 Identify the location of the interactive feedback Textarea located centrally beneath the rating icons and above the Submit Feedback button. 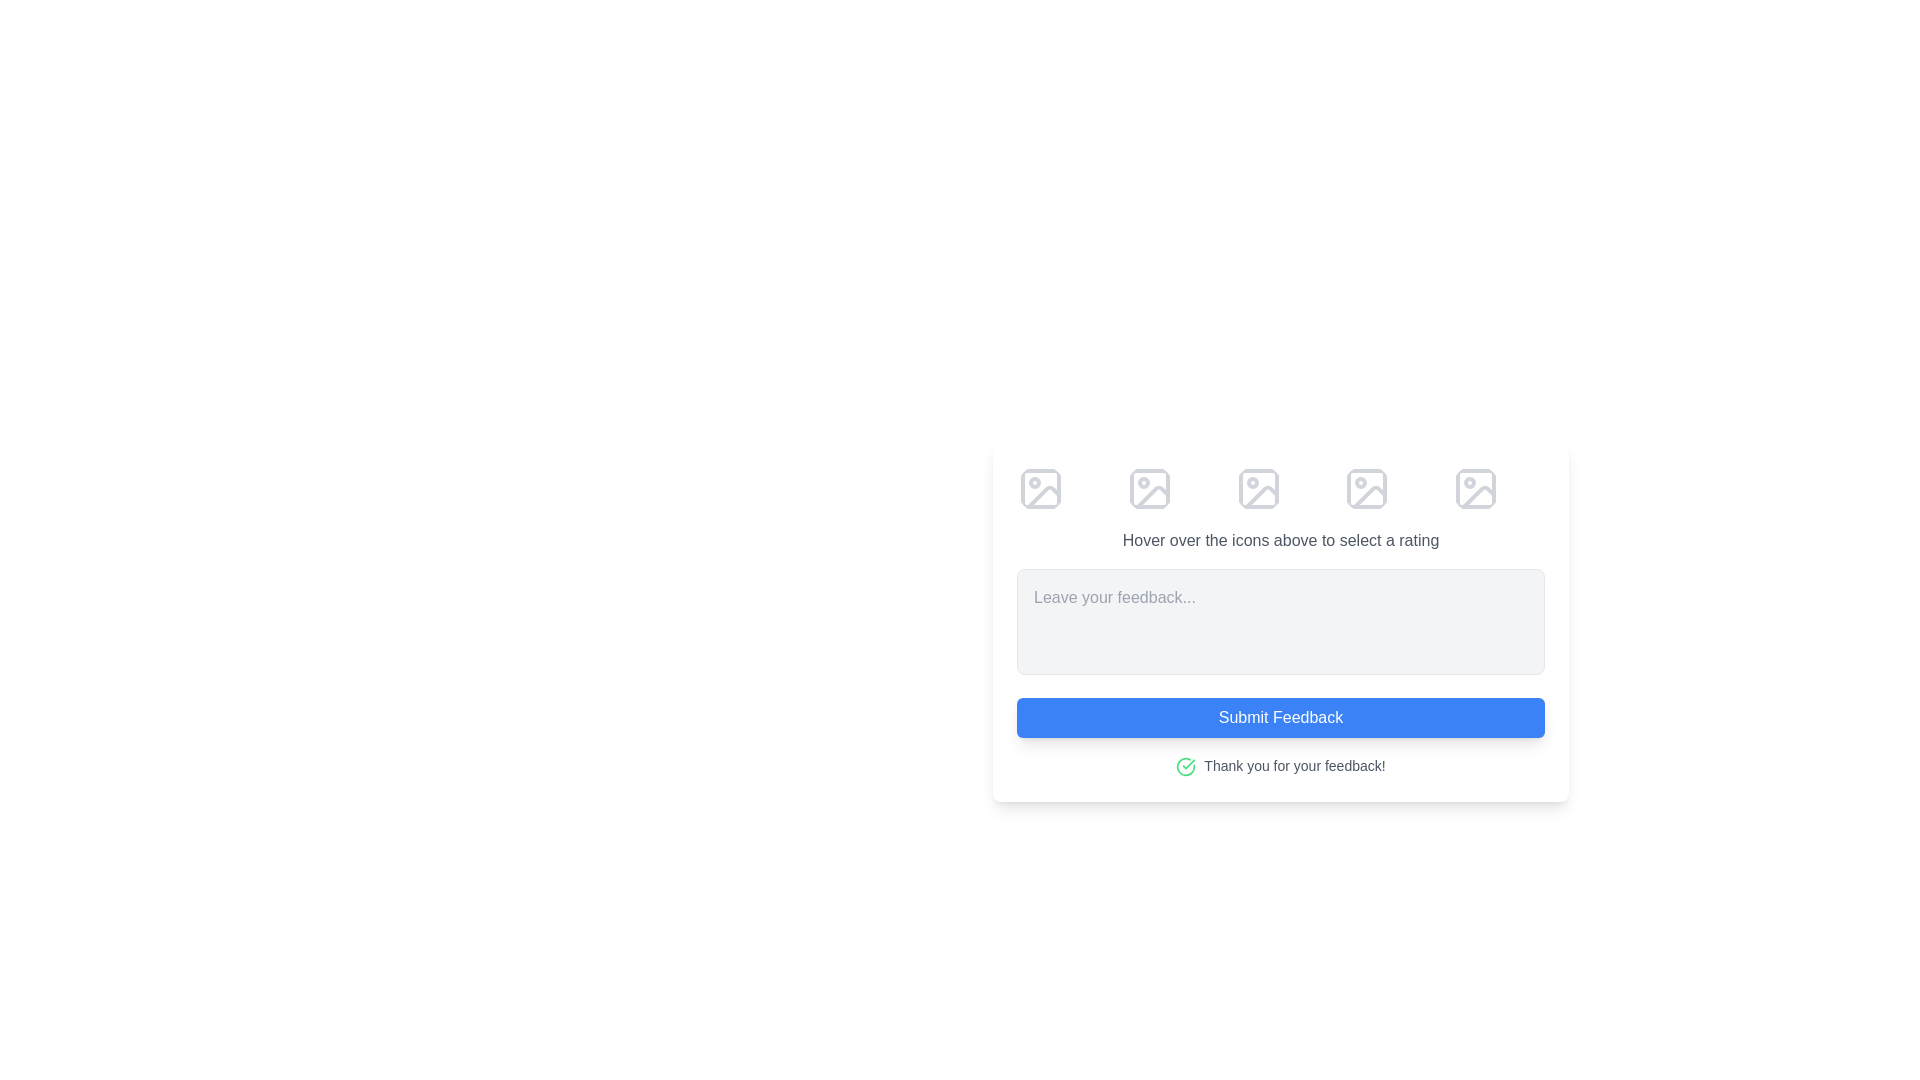
(1281, 620).